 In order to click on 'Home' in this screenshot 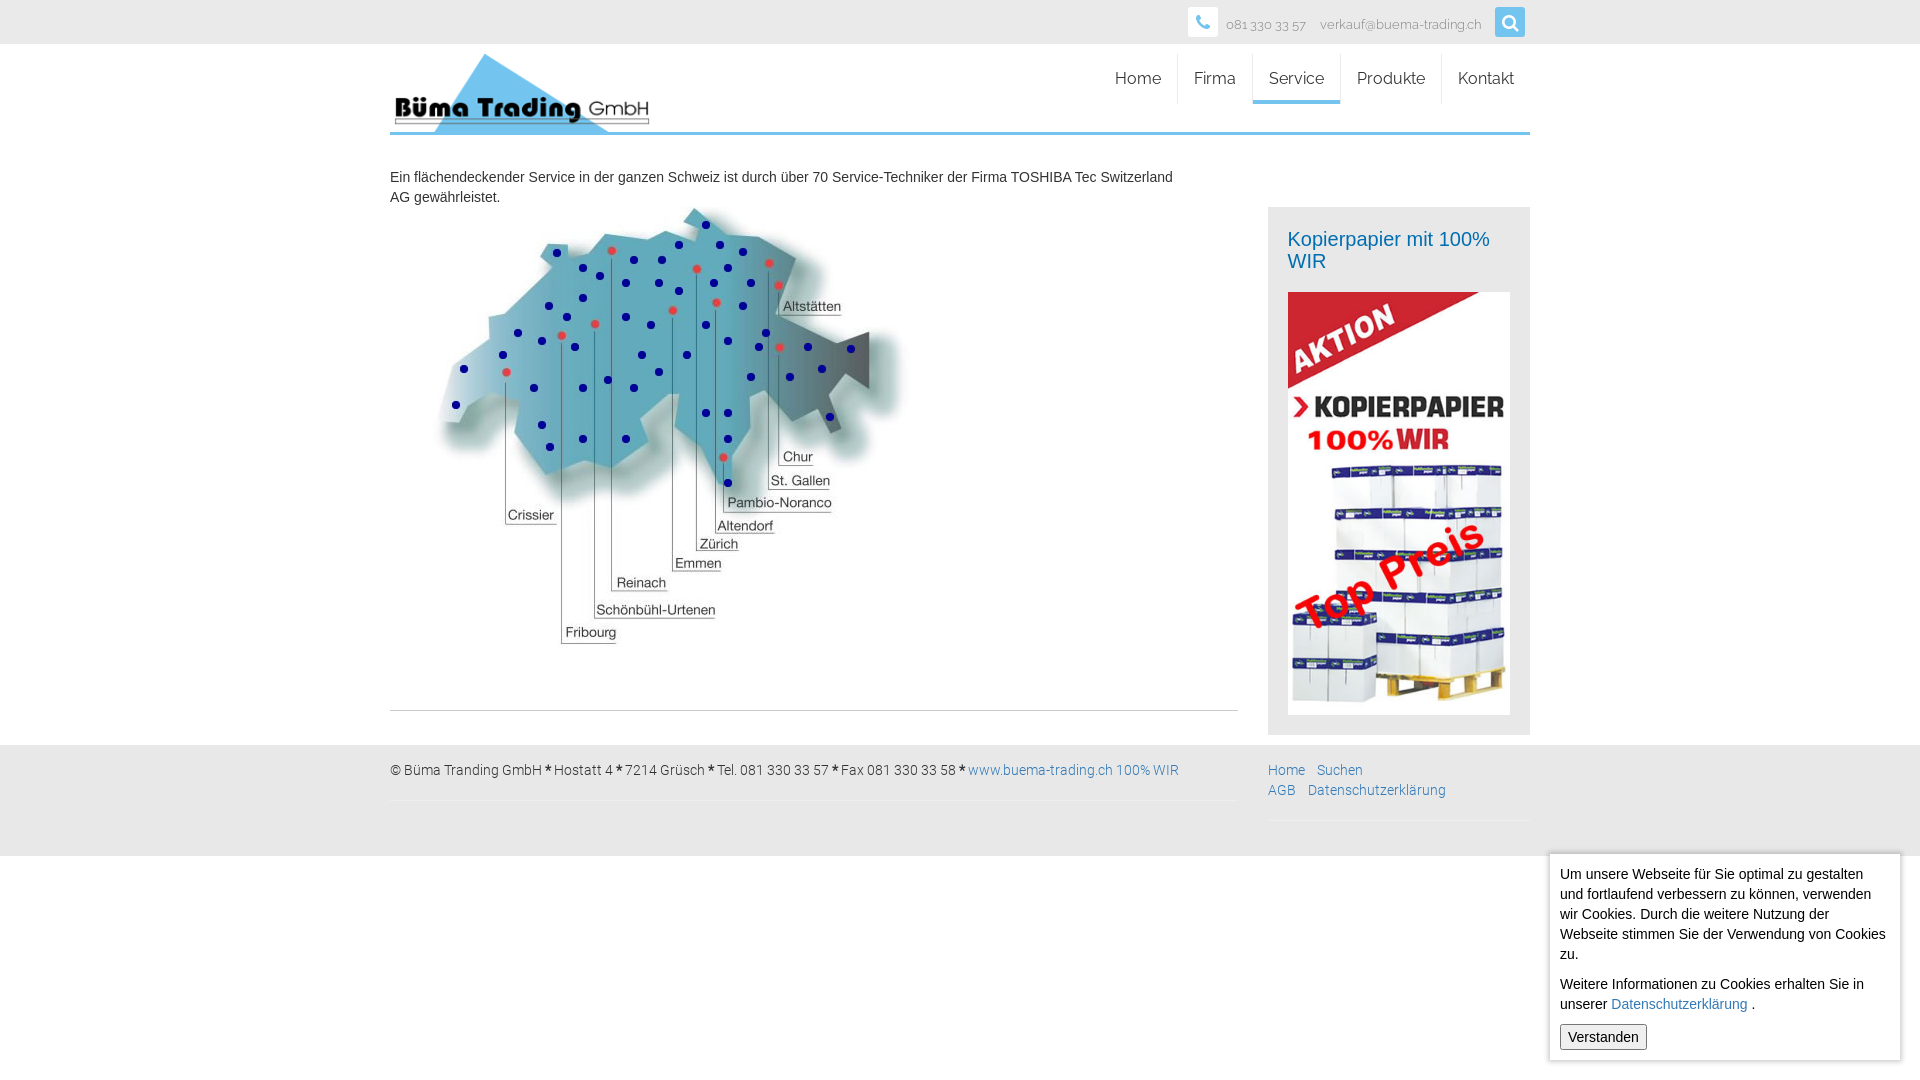, I will do `click(1098, 77)`.